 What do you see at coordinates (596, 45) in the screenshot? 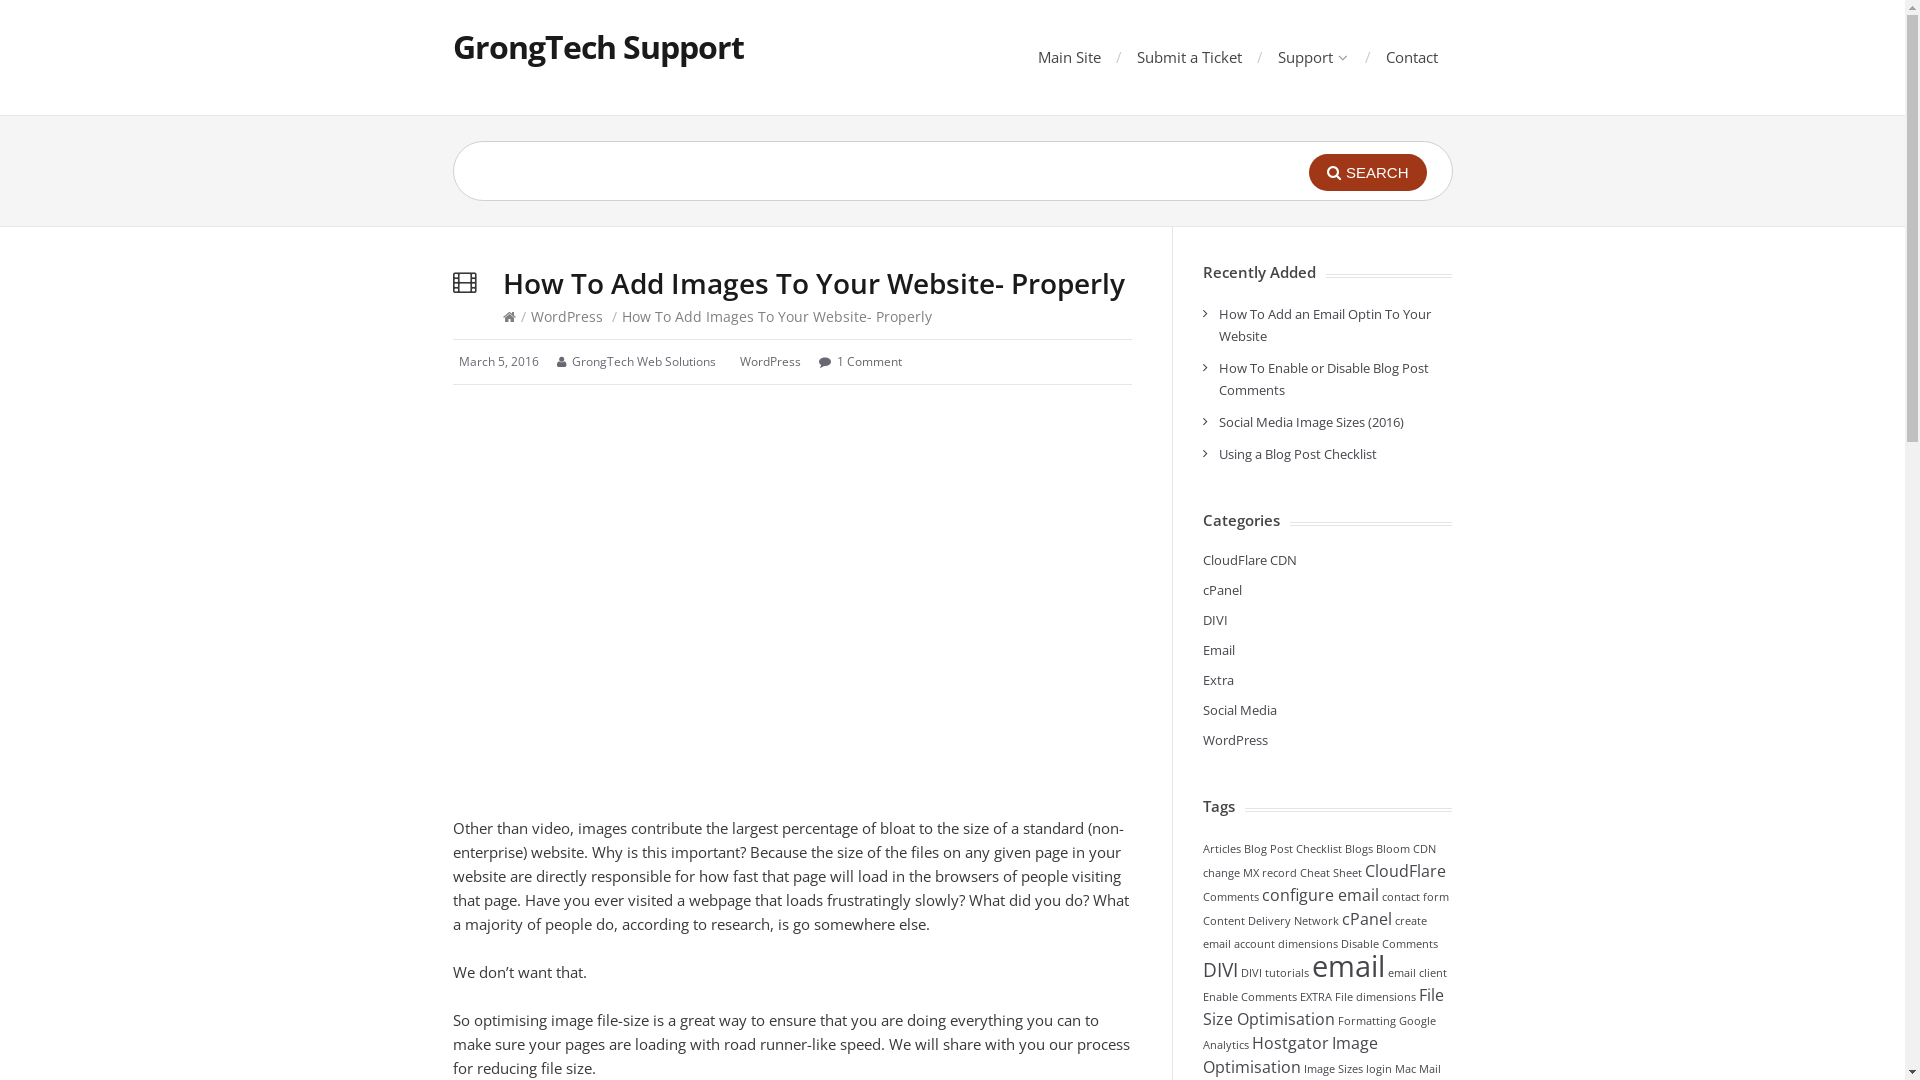
I see `'GrongTech Support'` at bounding box center [596, 45].